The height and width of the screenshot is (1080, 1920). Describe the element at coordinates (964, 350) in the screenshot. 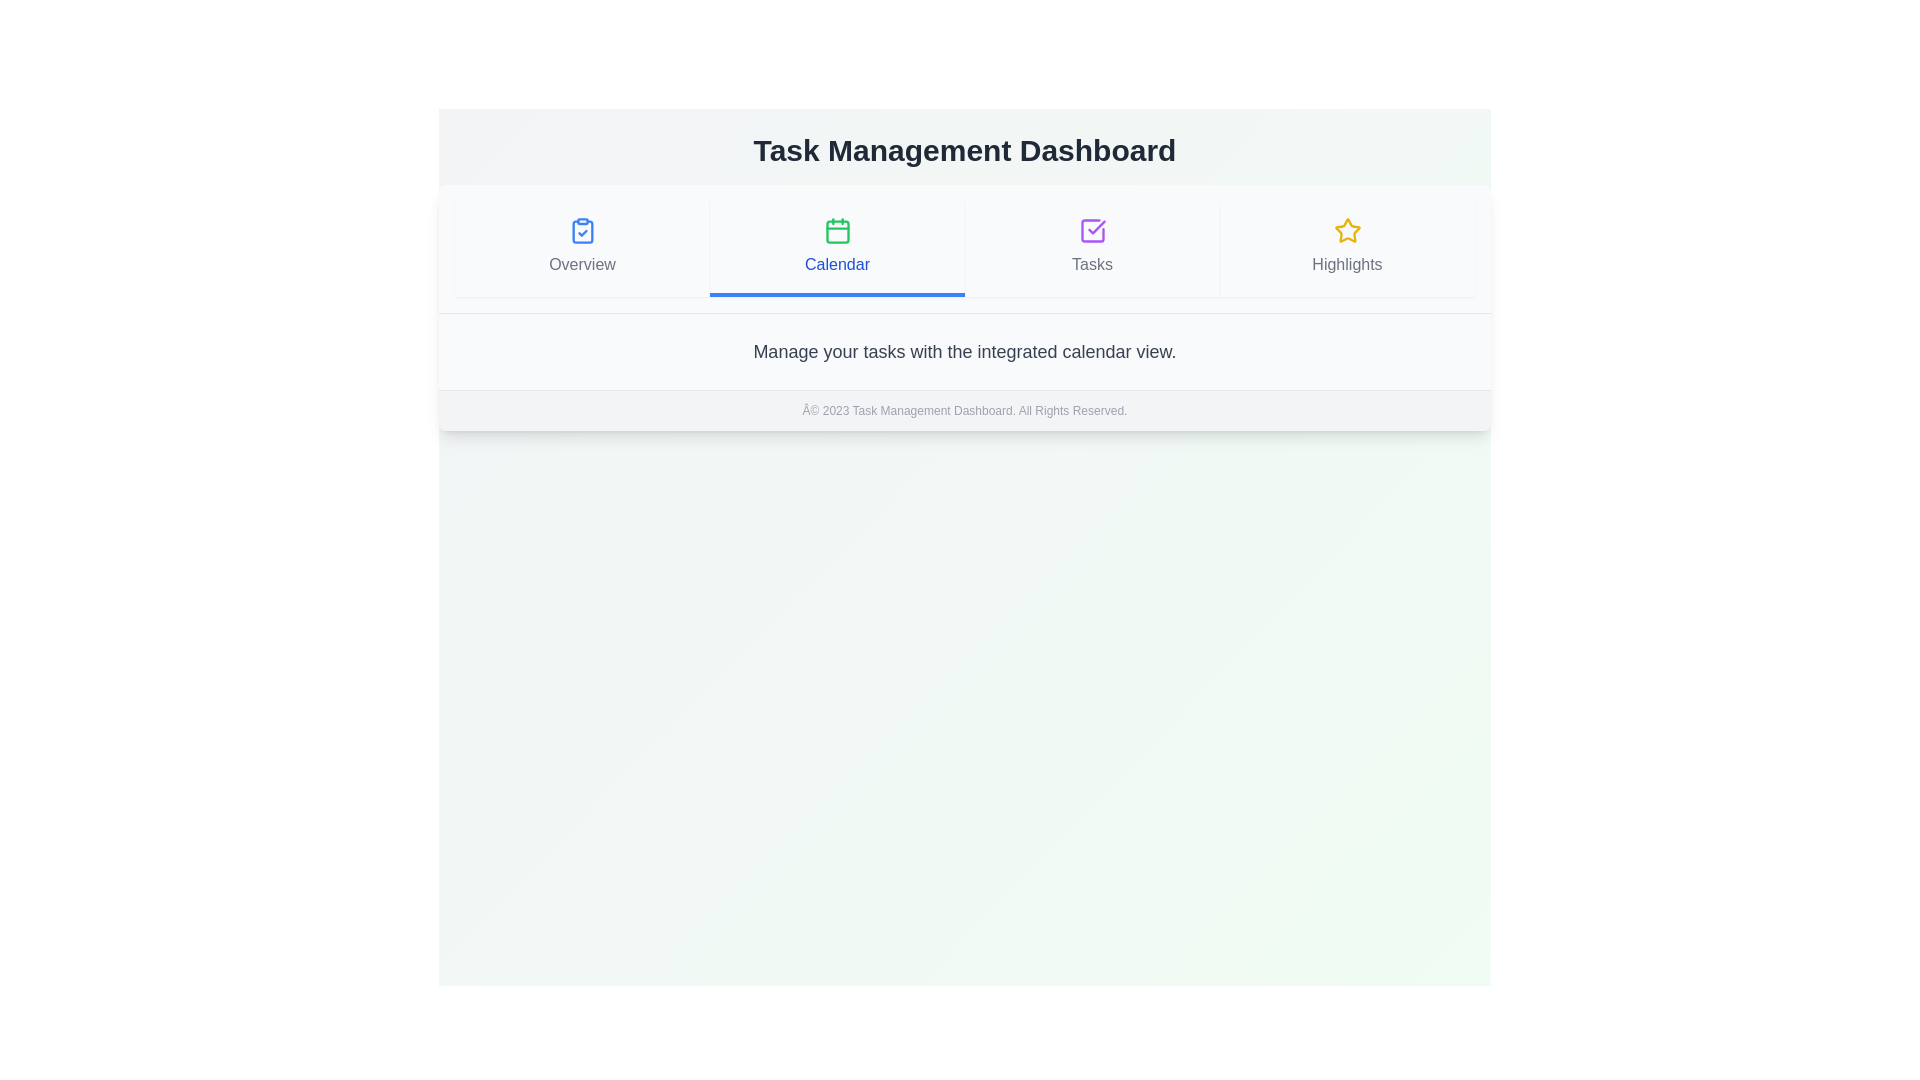

I see `the Text Label displaying 'Manage your tasks with the integrated calendar view.' which is centered beneath the navigation bar, part of the calendar view explanation section` at that location.